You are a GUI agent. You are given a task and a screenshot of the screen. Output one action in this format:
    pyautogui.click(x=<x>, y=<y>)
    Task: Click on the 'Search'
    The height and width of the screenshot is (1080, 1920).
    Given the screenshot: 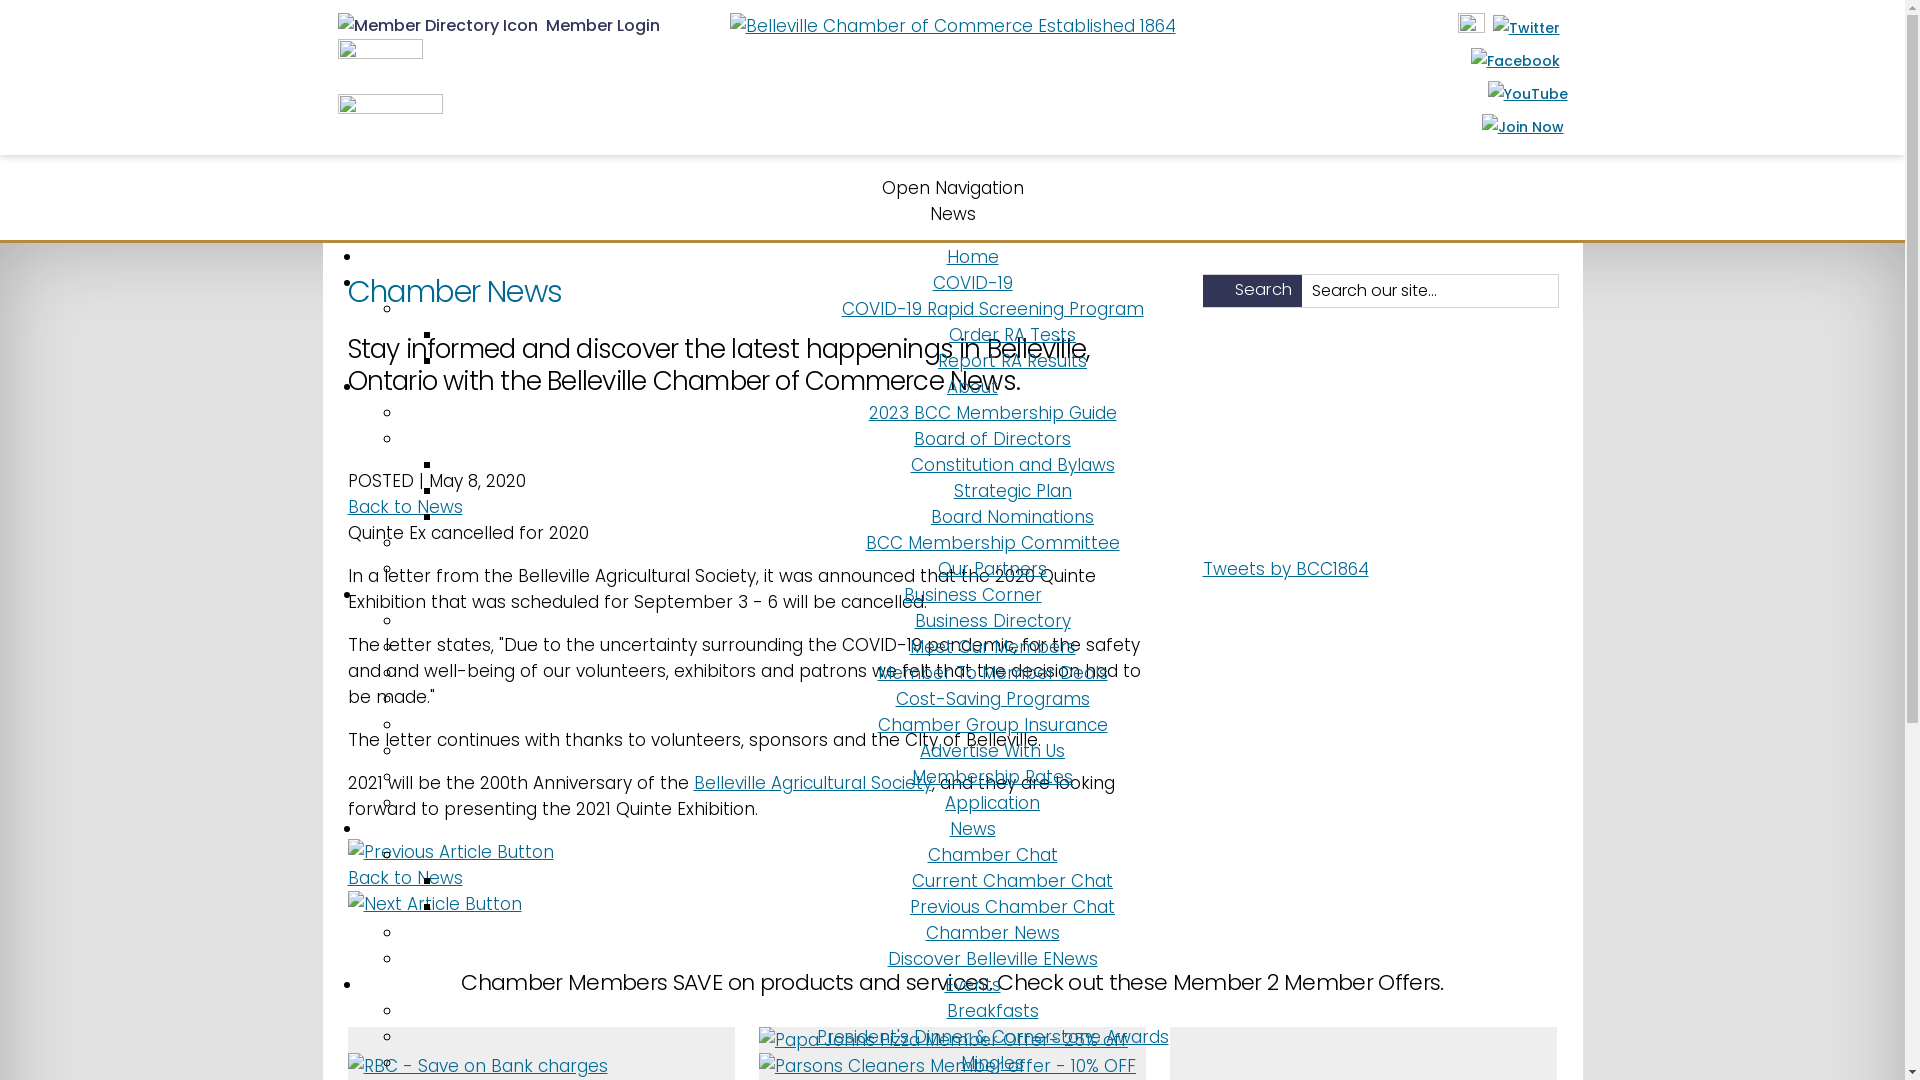 What is the action you would take?
    pyautogui.click(x=1227, y=290)
    